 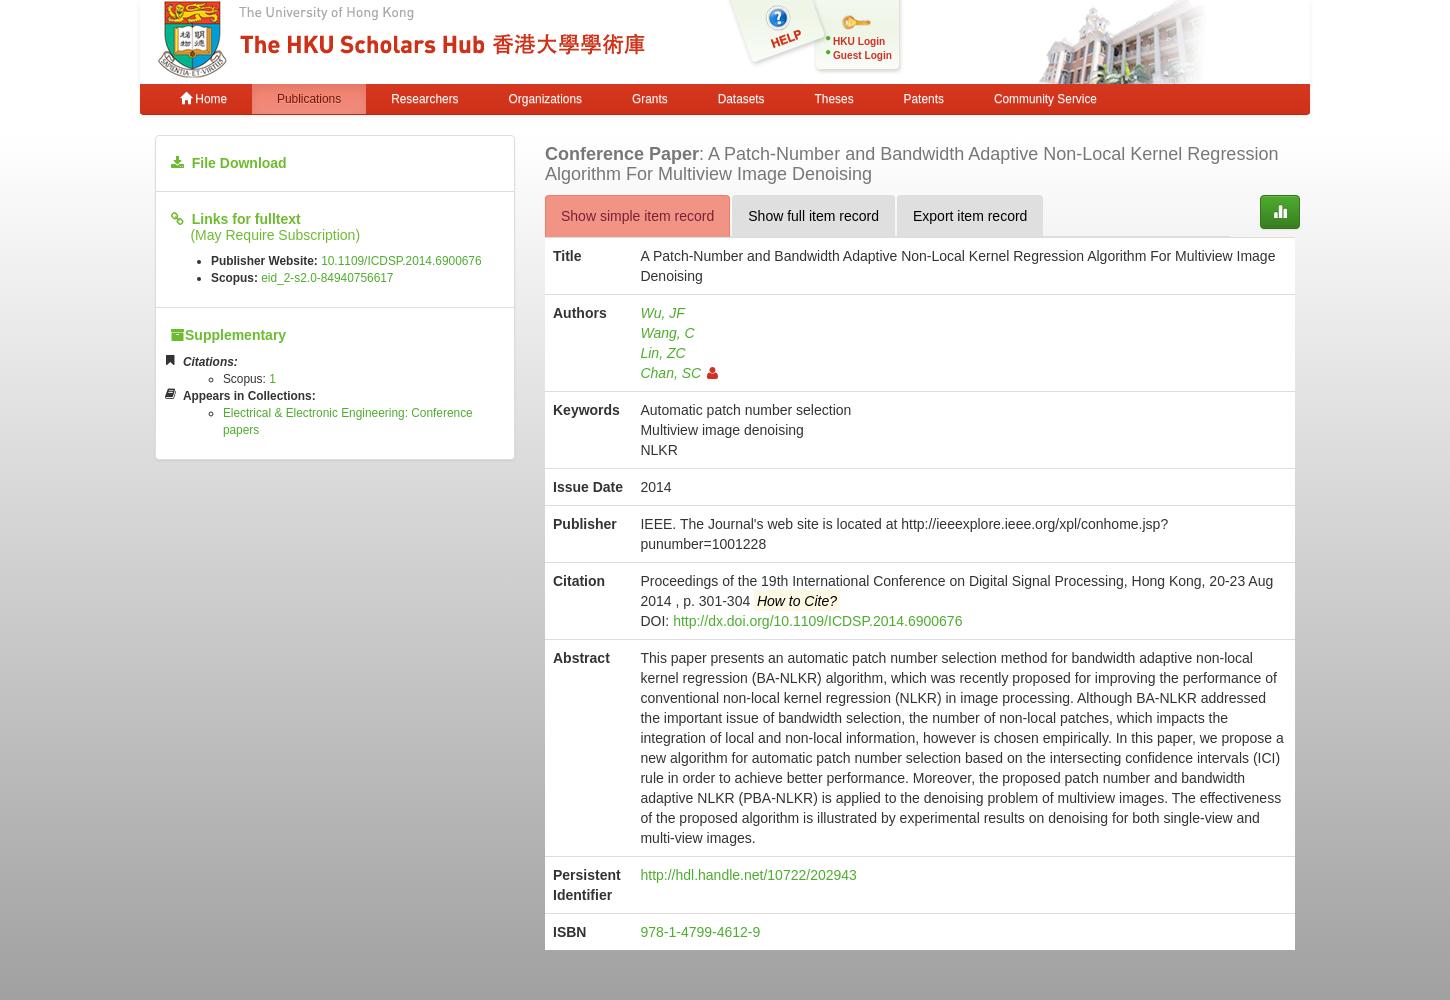 I want to click on '1', so click(x=268, y=378).